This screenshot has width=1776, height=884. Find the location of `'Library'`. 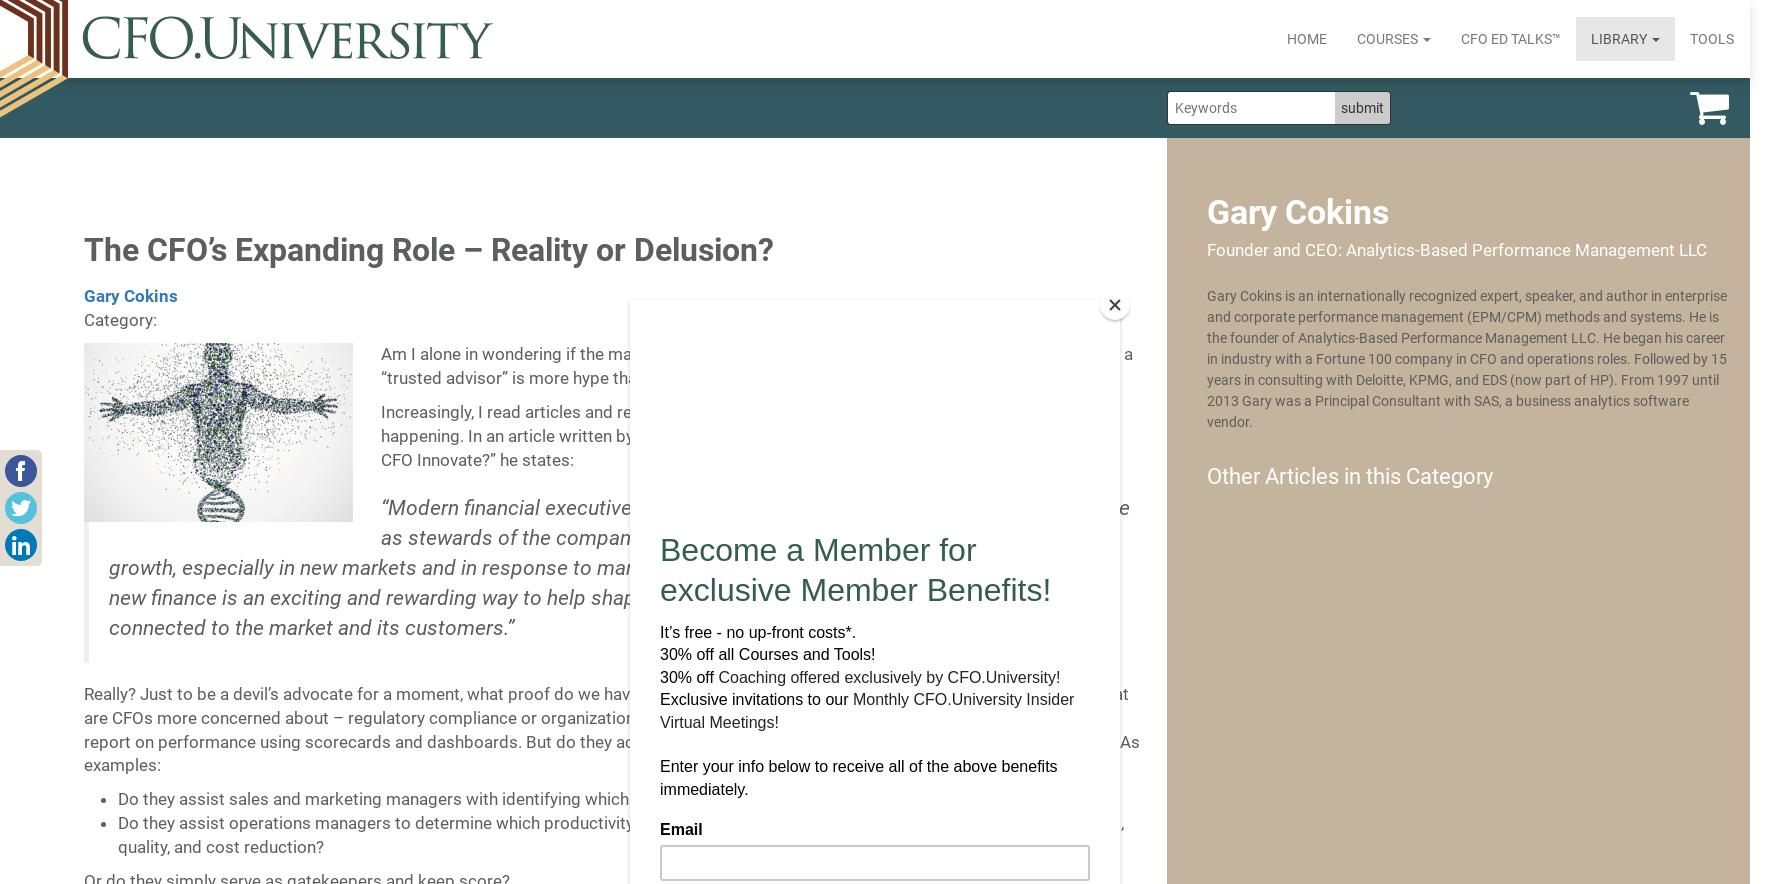

'Library' is located at coordinates (1620, 37).